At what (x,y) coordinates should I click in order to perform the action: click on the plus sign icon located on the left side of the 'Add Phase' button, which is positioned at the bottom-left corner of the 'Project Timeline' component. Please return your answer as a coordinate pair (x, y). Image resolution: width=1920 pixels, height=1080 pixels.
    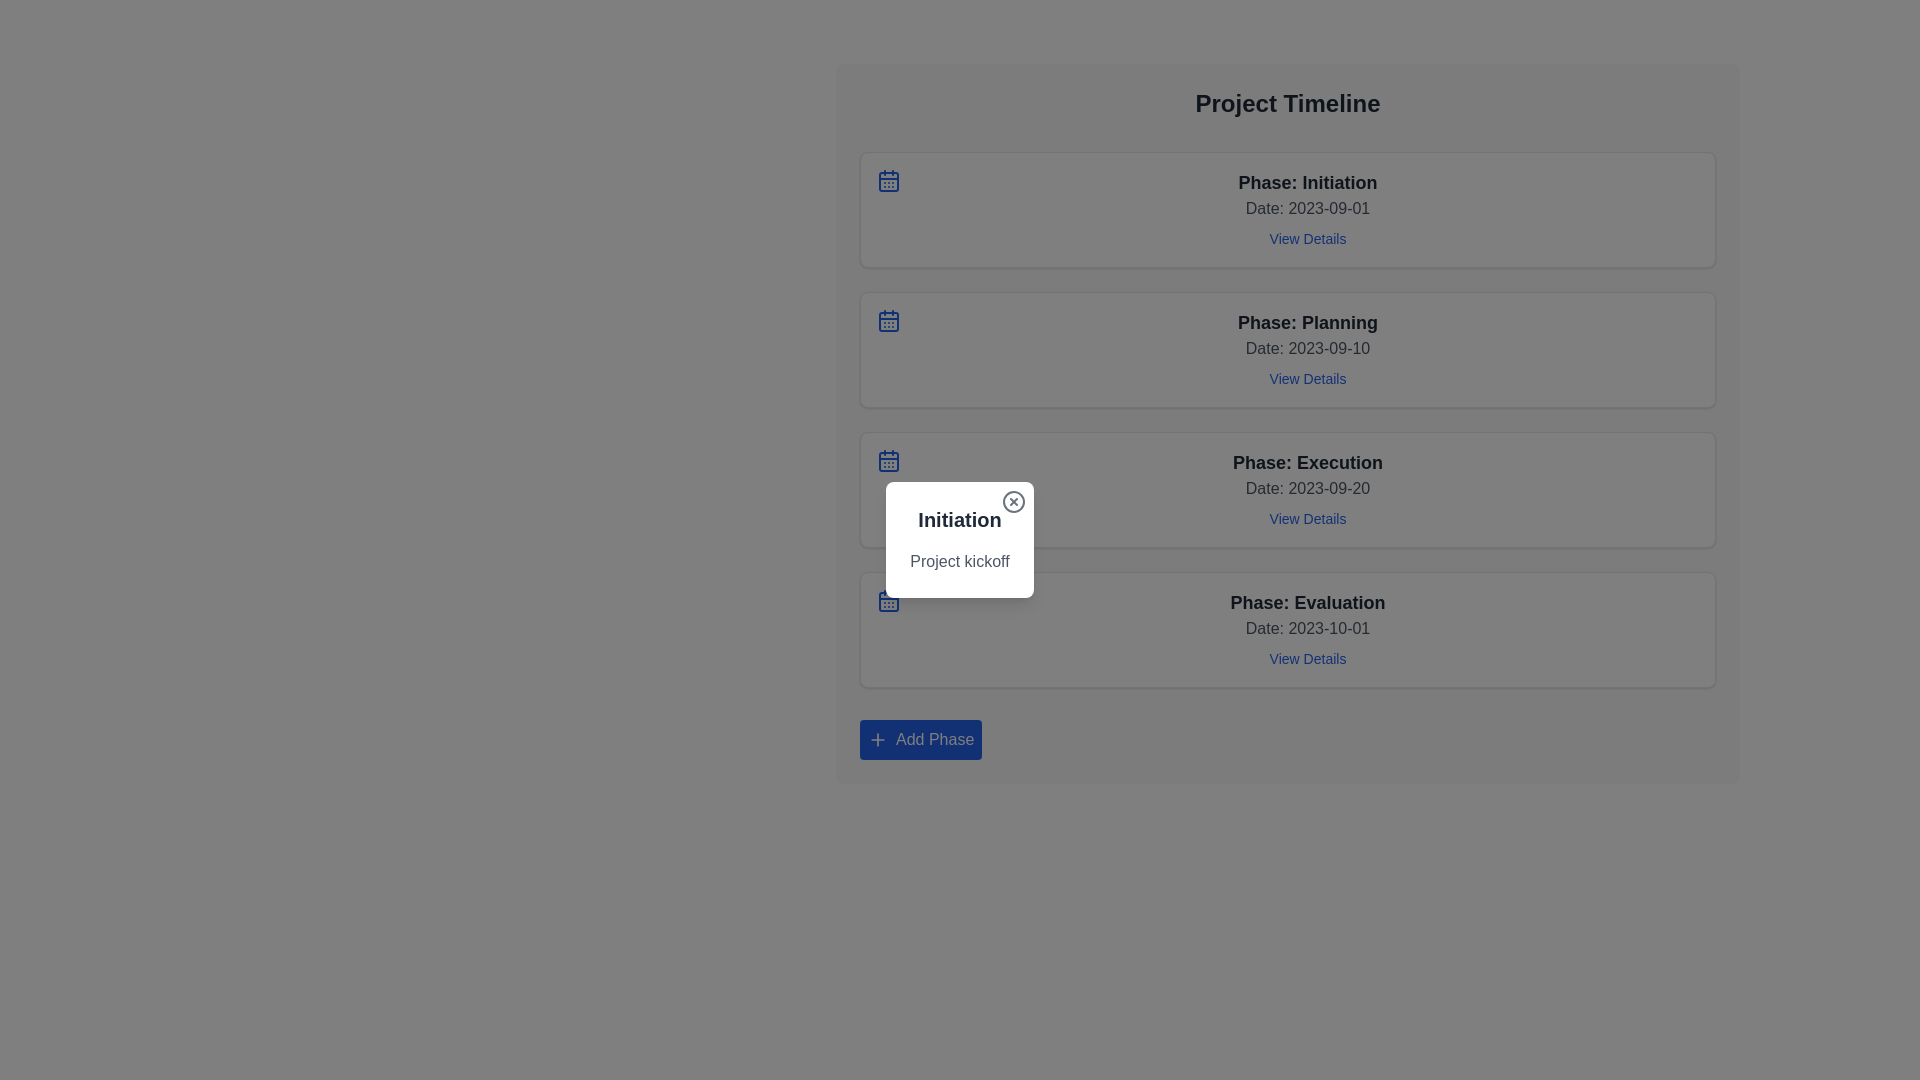
    Looking at the image, I should click on (878, 740).